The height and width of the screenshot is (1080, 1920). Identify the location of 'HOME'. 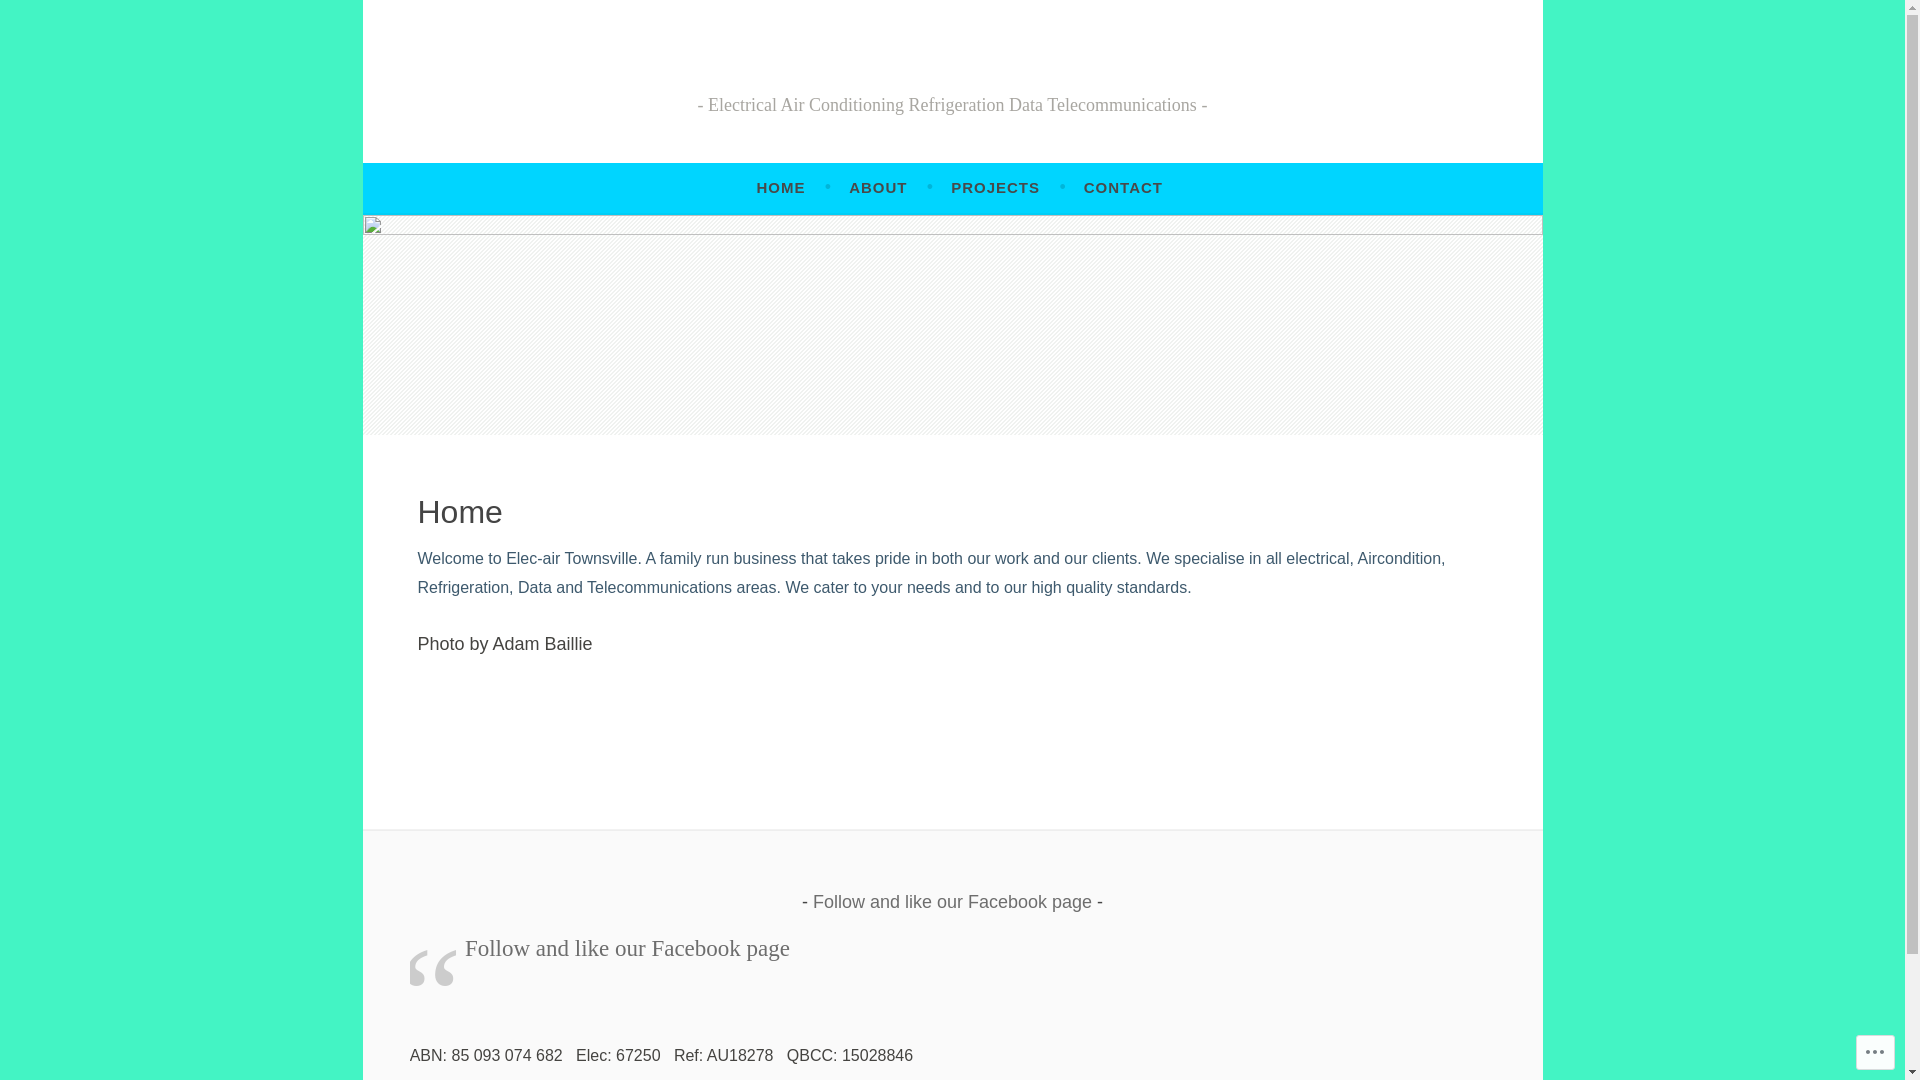
(779, 188).